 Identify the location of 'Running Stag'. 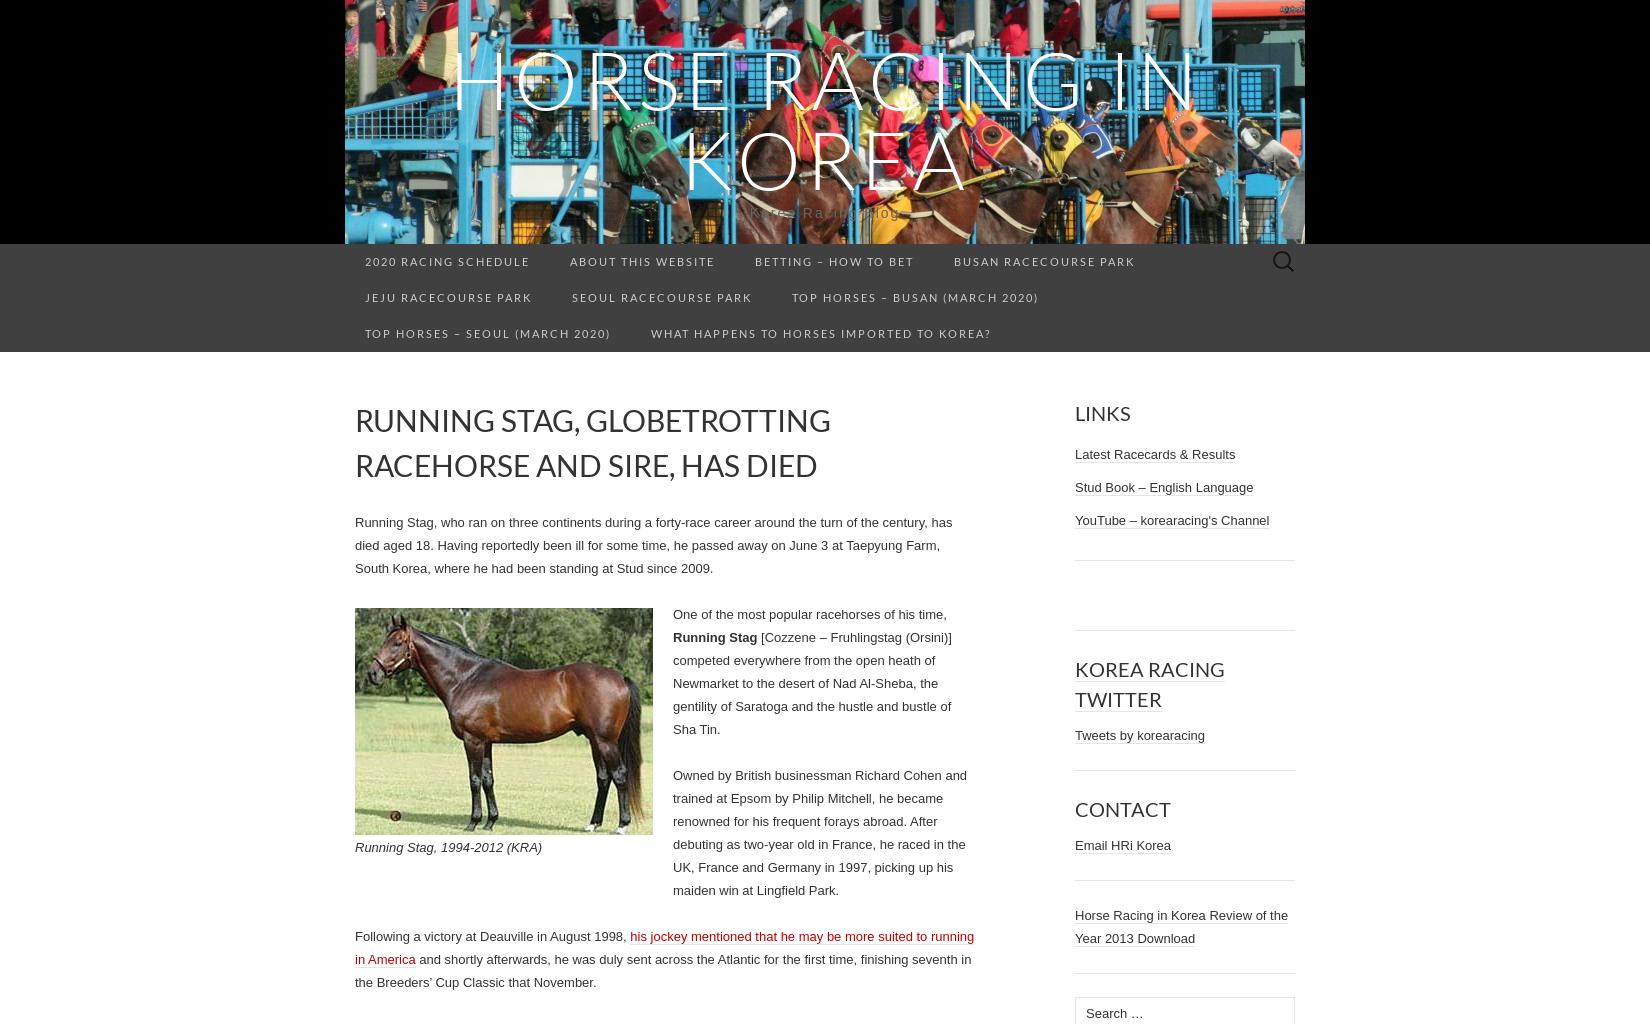
(715, 637).